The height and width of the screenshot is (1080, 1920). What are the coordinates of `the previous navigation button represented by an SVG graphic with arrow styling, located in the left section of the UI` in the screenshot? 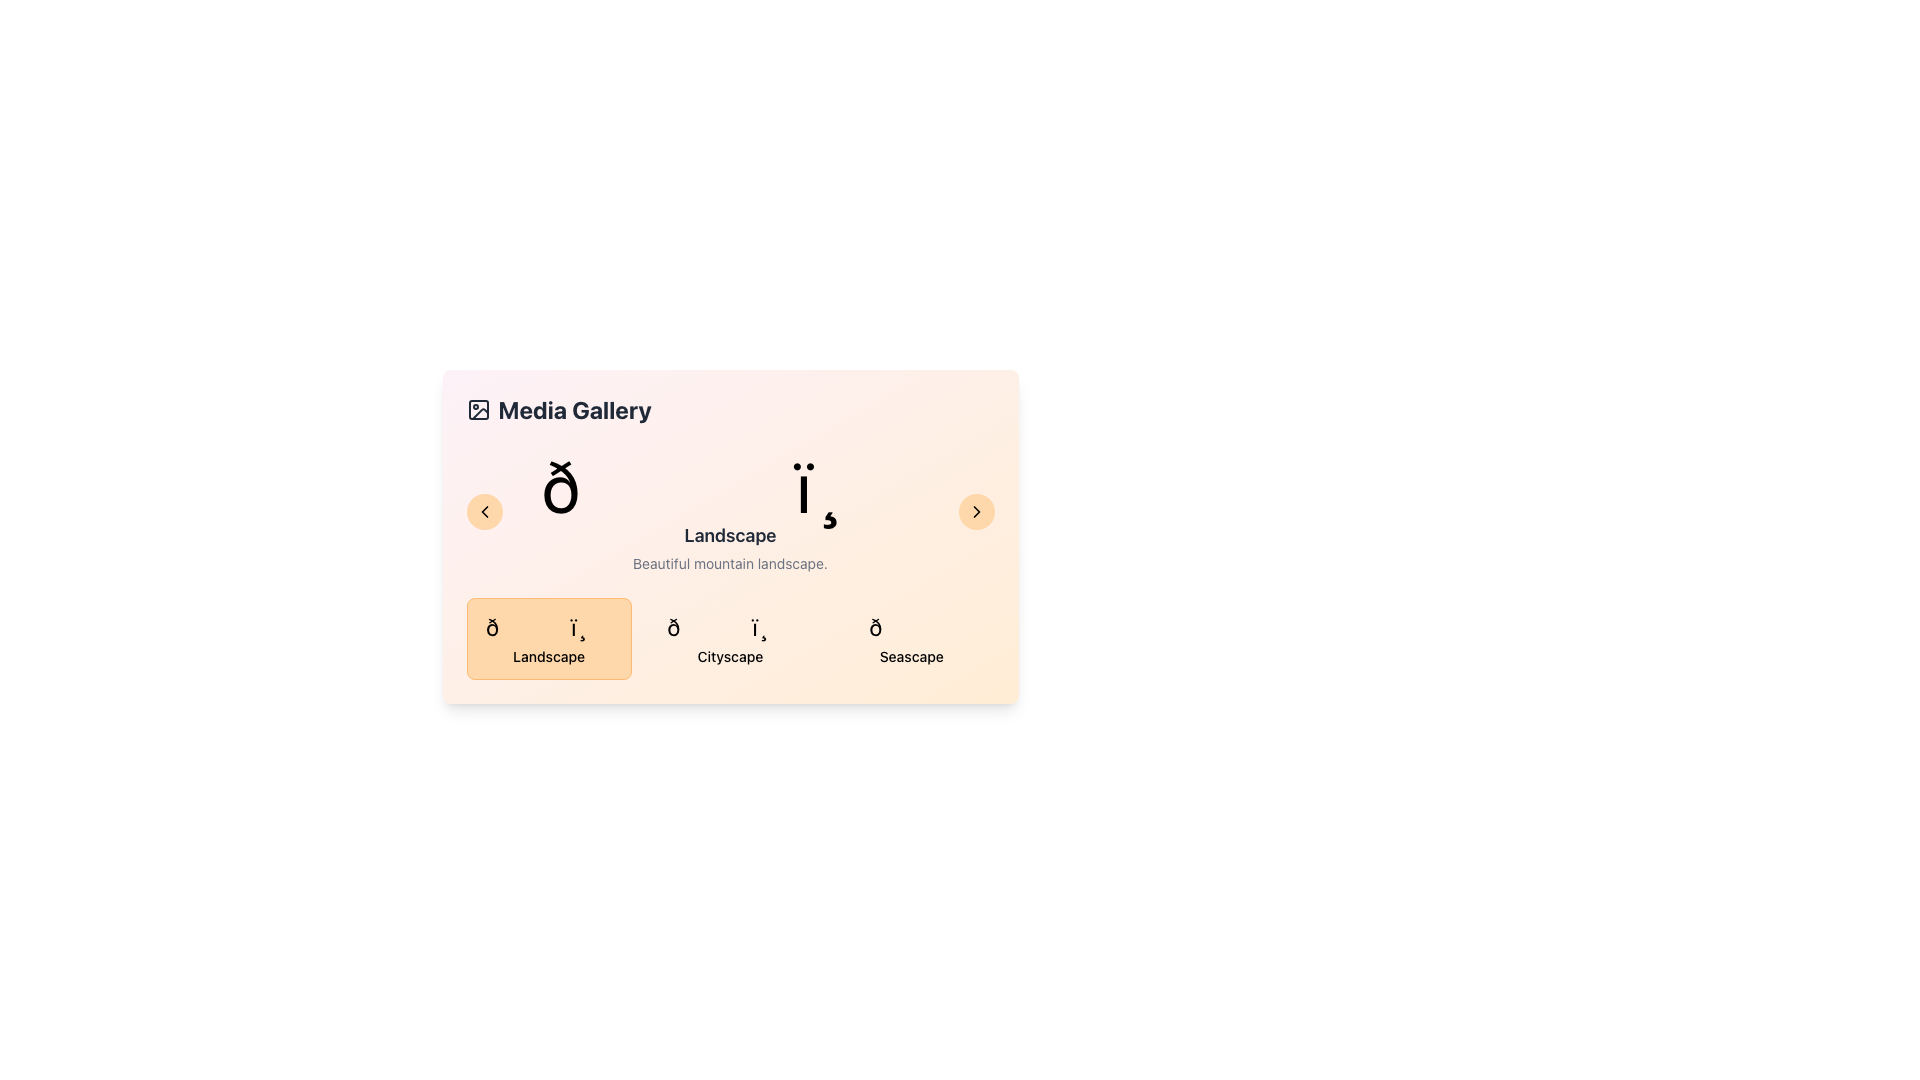 It's located at (484, 511).